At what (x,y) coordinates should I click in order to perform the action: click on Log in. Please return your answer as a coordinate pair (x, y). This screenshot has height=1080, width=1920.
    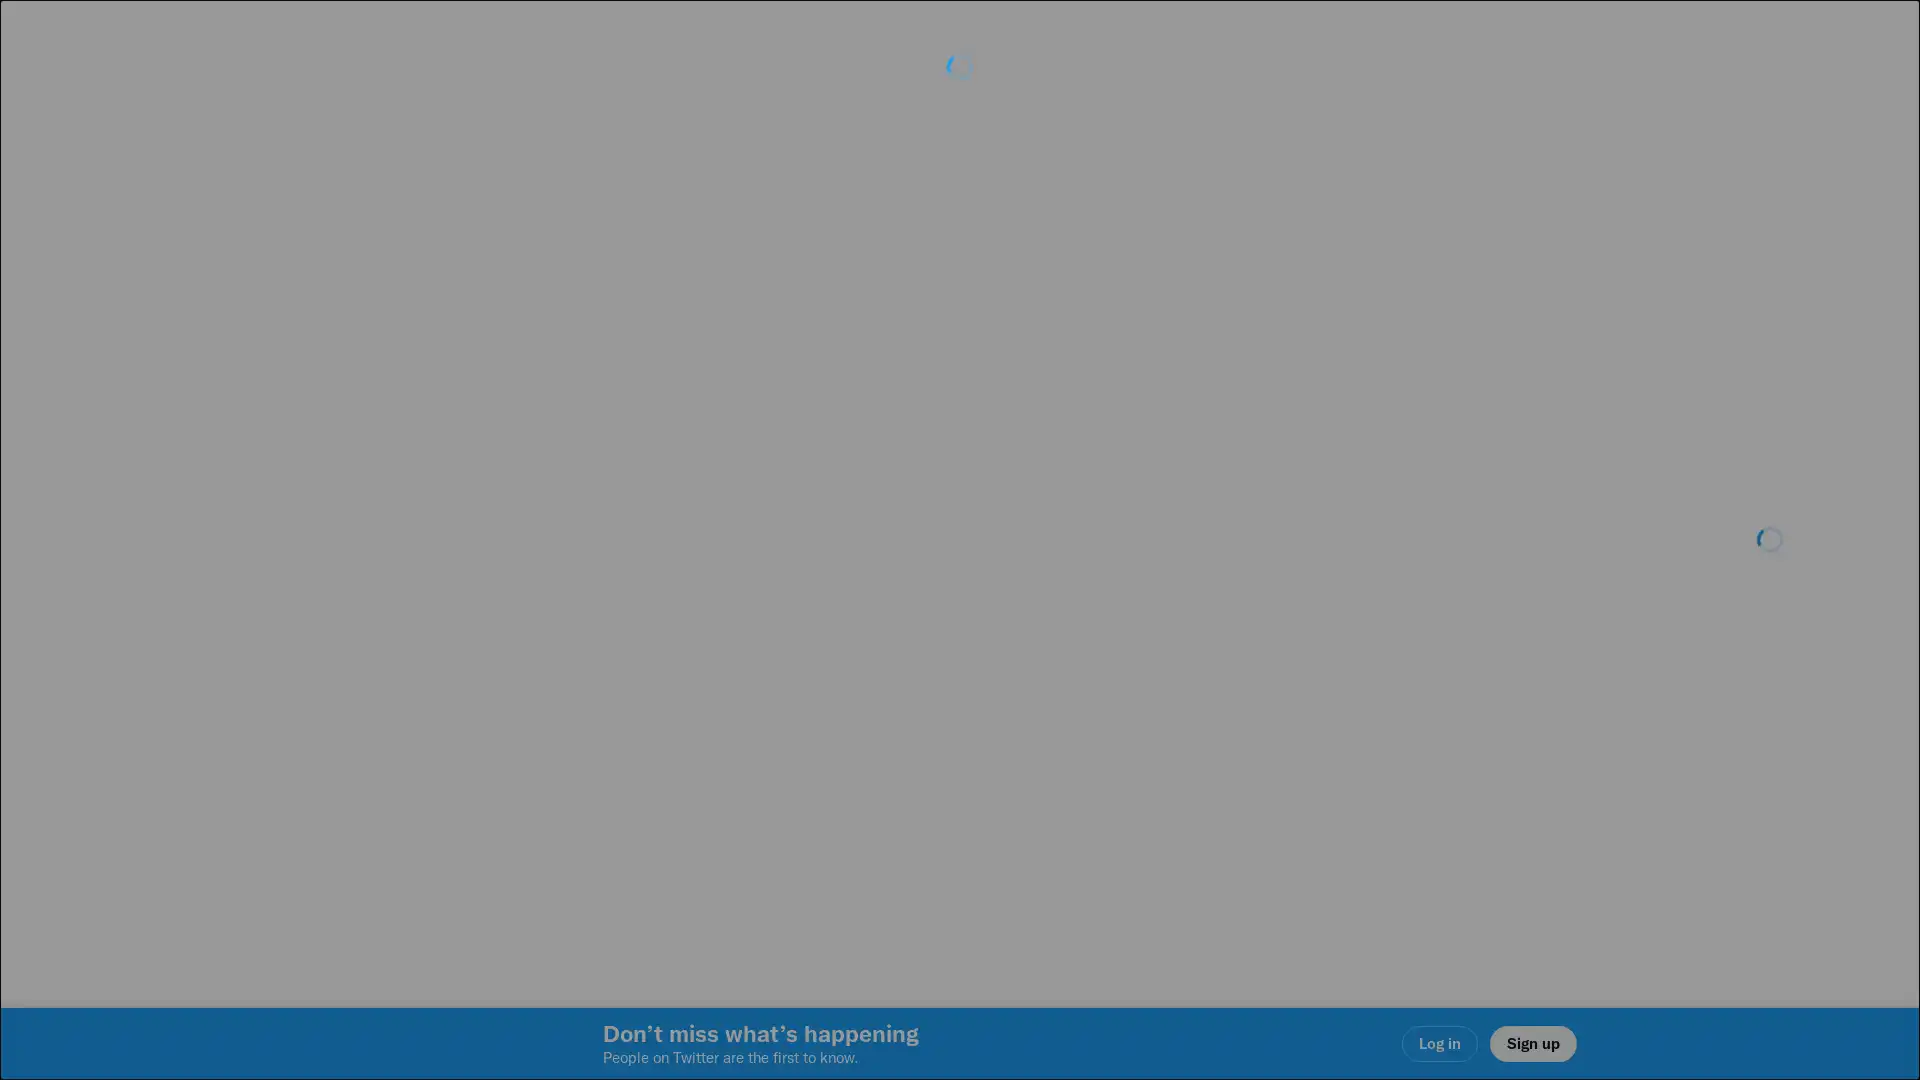
    Looking at the image, I should click on (1200, 681).